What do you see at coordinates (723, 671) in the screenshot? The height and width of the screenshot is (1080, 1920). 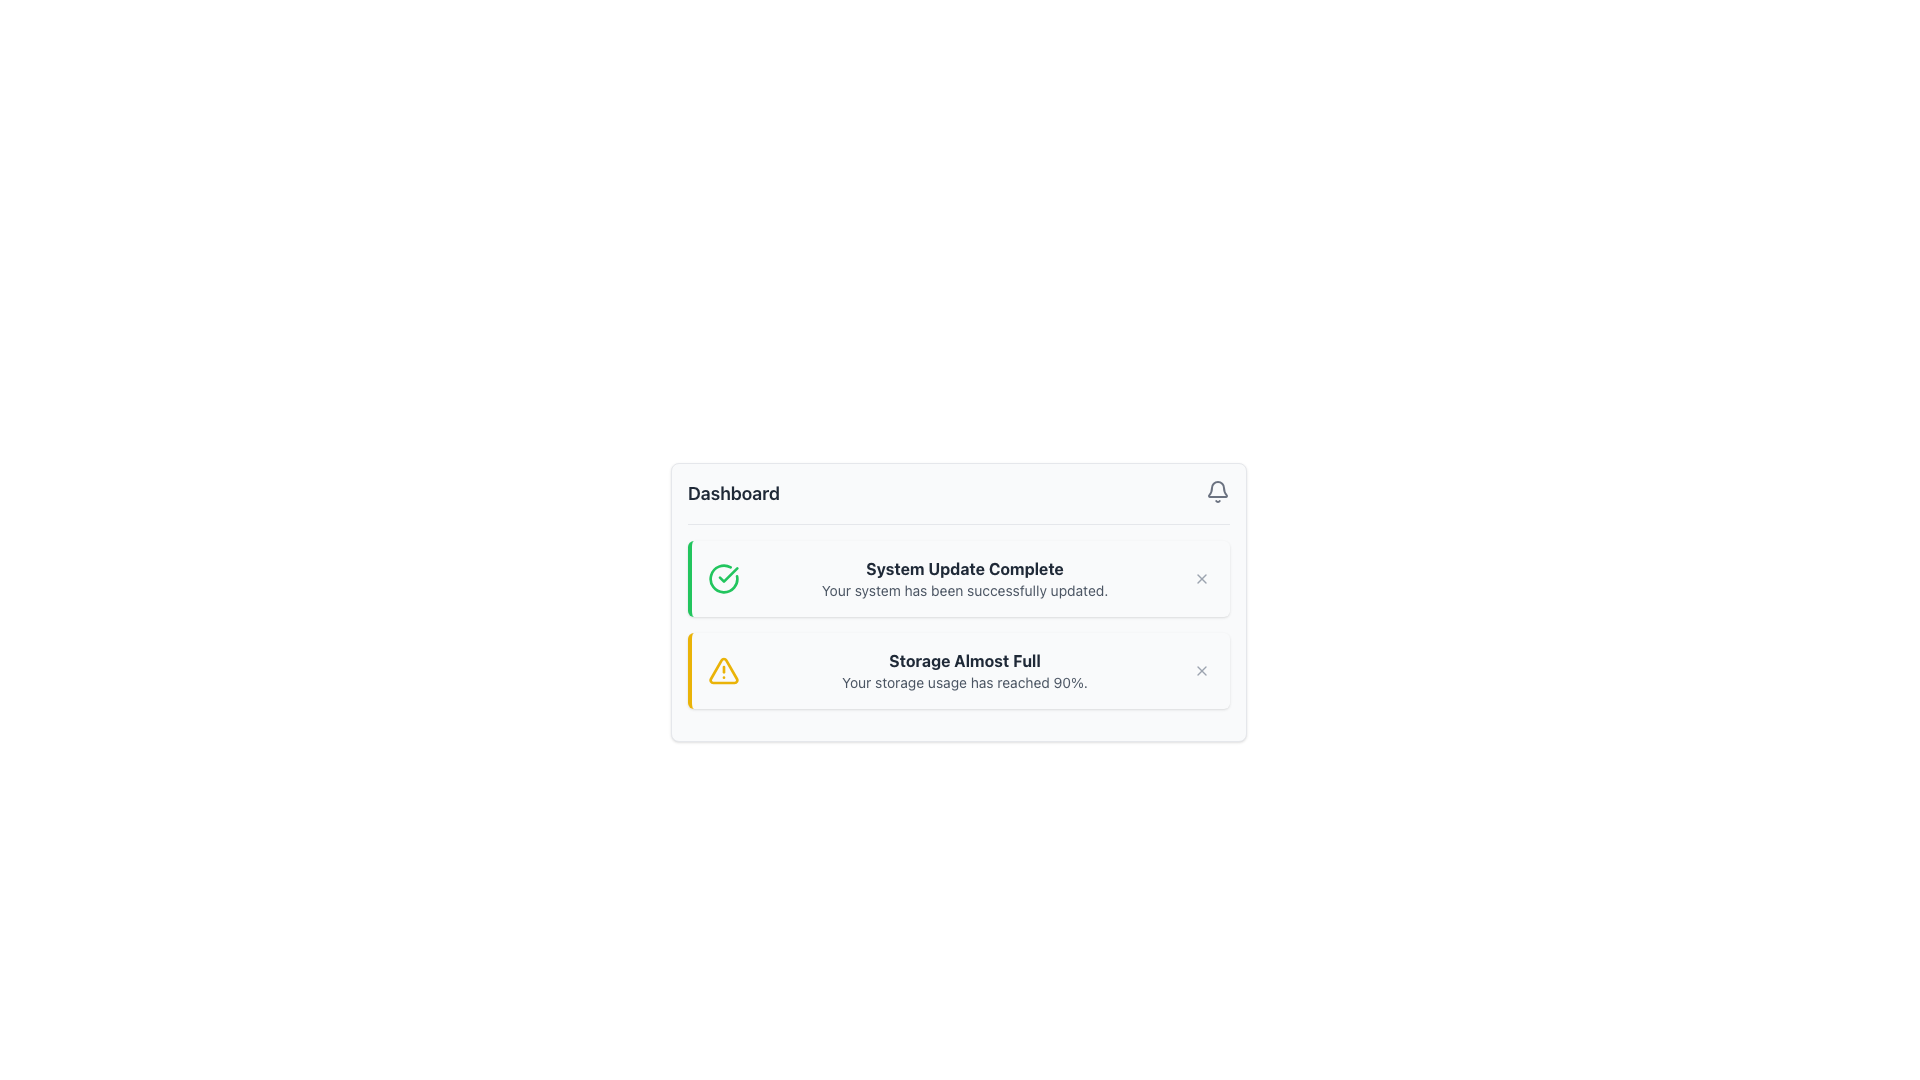 I see `the warning icon located in the second notification card, which is positioned to the left of the text 'Storage Almost Full'` at bounding box center [723, 671].